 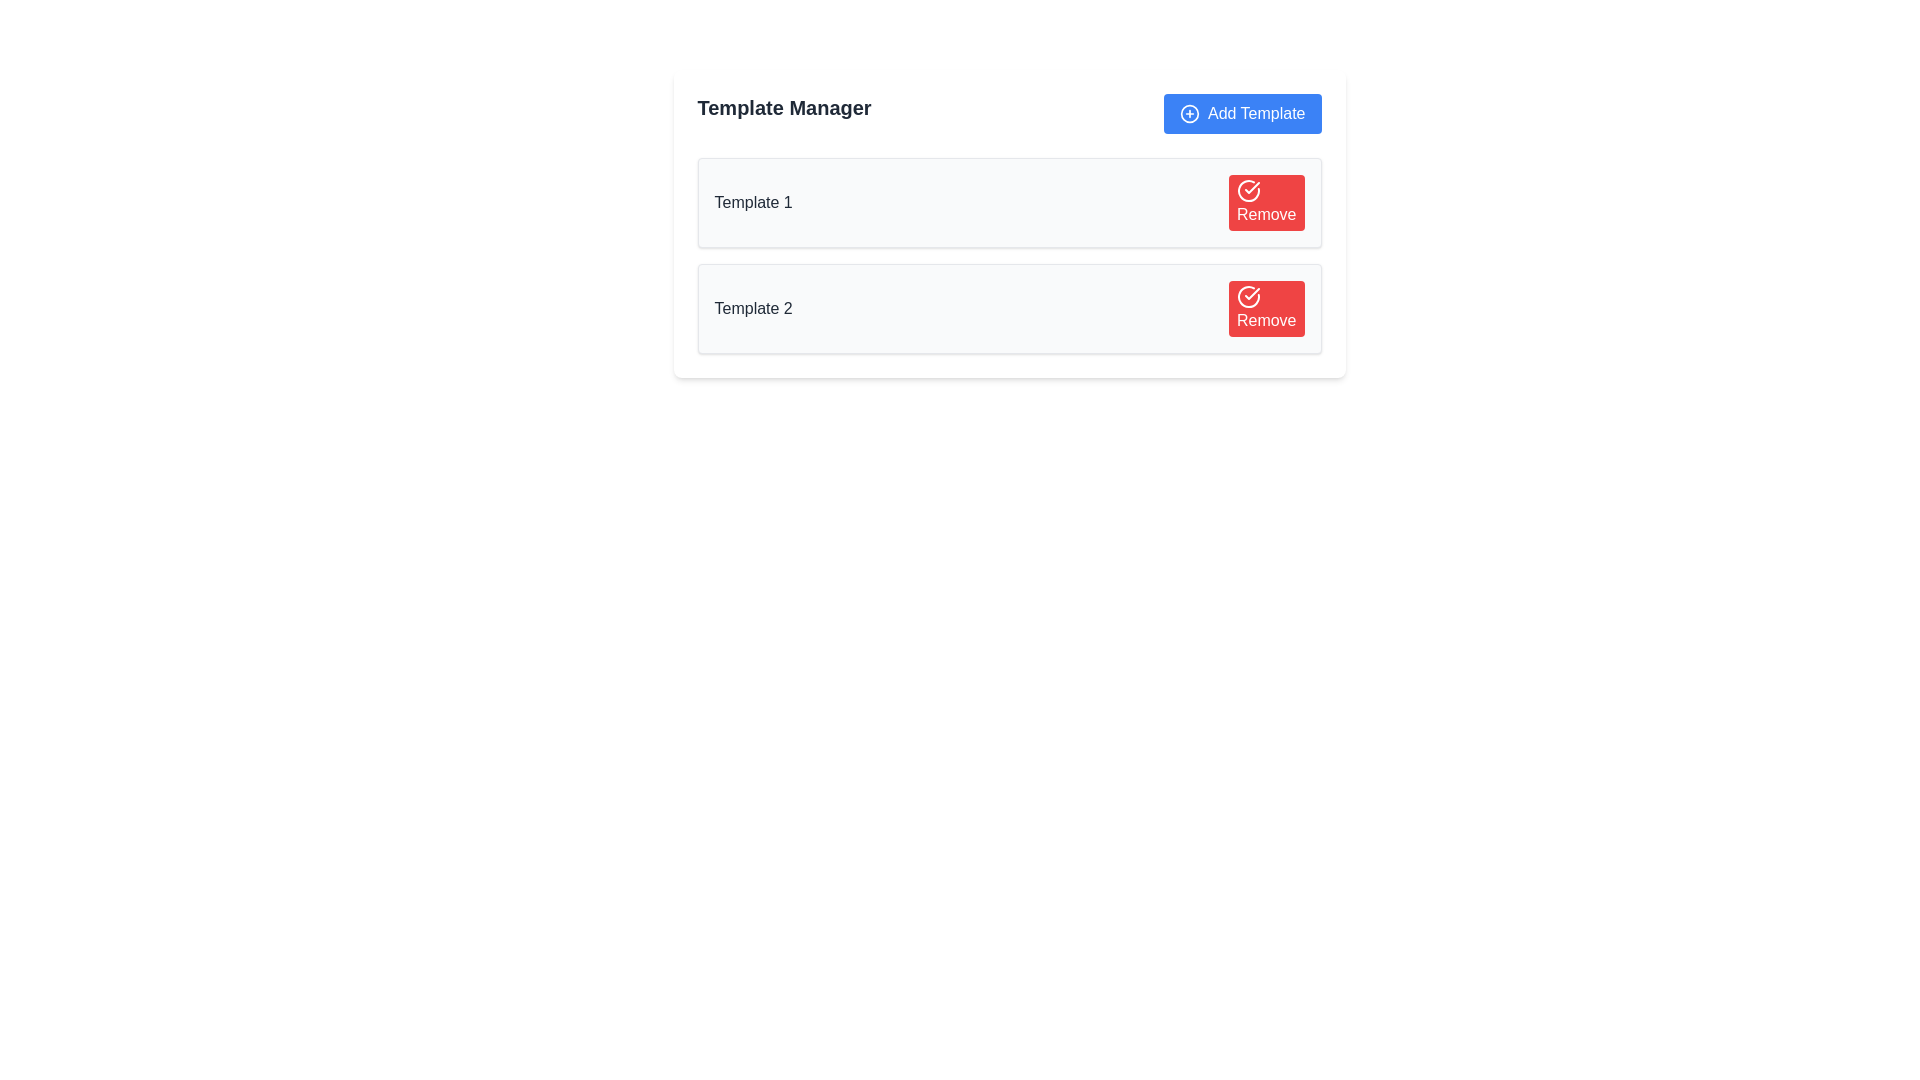 What do you see at coordinates (1247, 297) in the screenshot?
I see `the circular checkmark icon with a red background that is part of the 'Remove' button in the 'Template Manager' interface` at bounding box center [1247, 297].